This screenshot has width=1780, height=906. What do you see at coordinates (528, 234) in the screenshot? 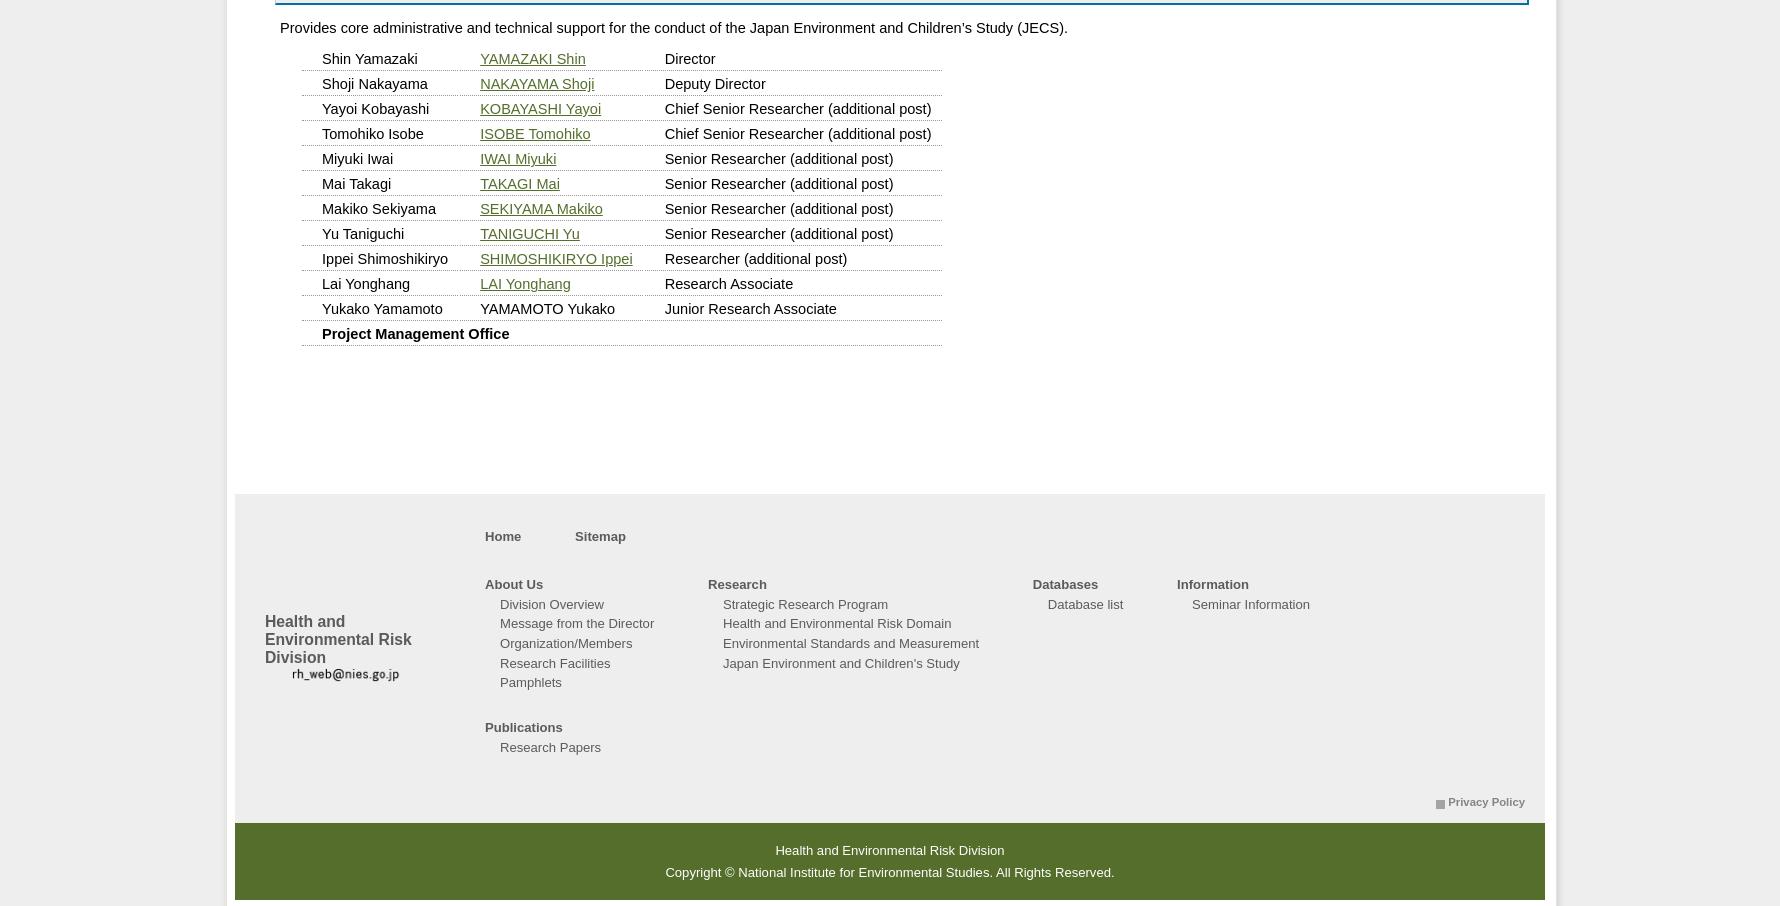
I see `'TANIGUCHI Yu'` at bounding box center [528, 234].